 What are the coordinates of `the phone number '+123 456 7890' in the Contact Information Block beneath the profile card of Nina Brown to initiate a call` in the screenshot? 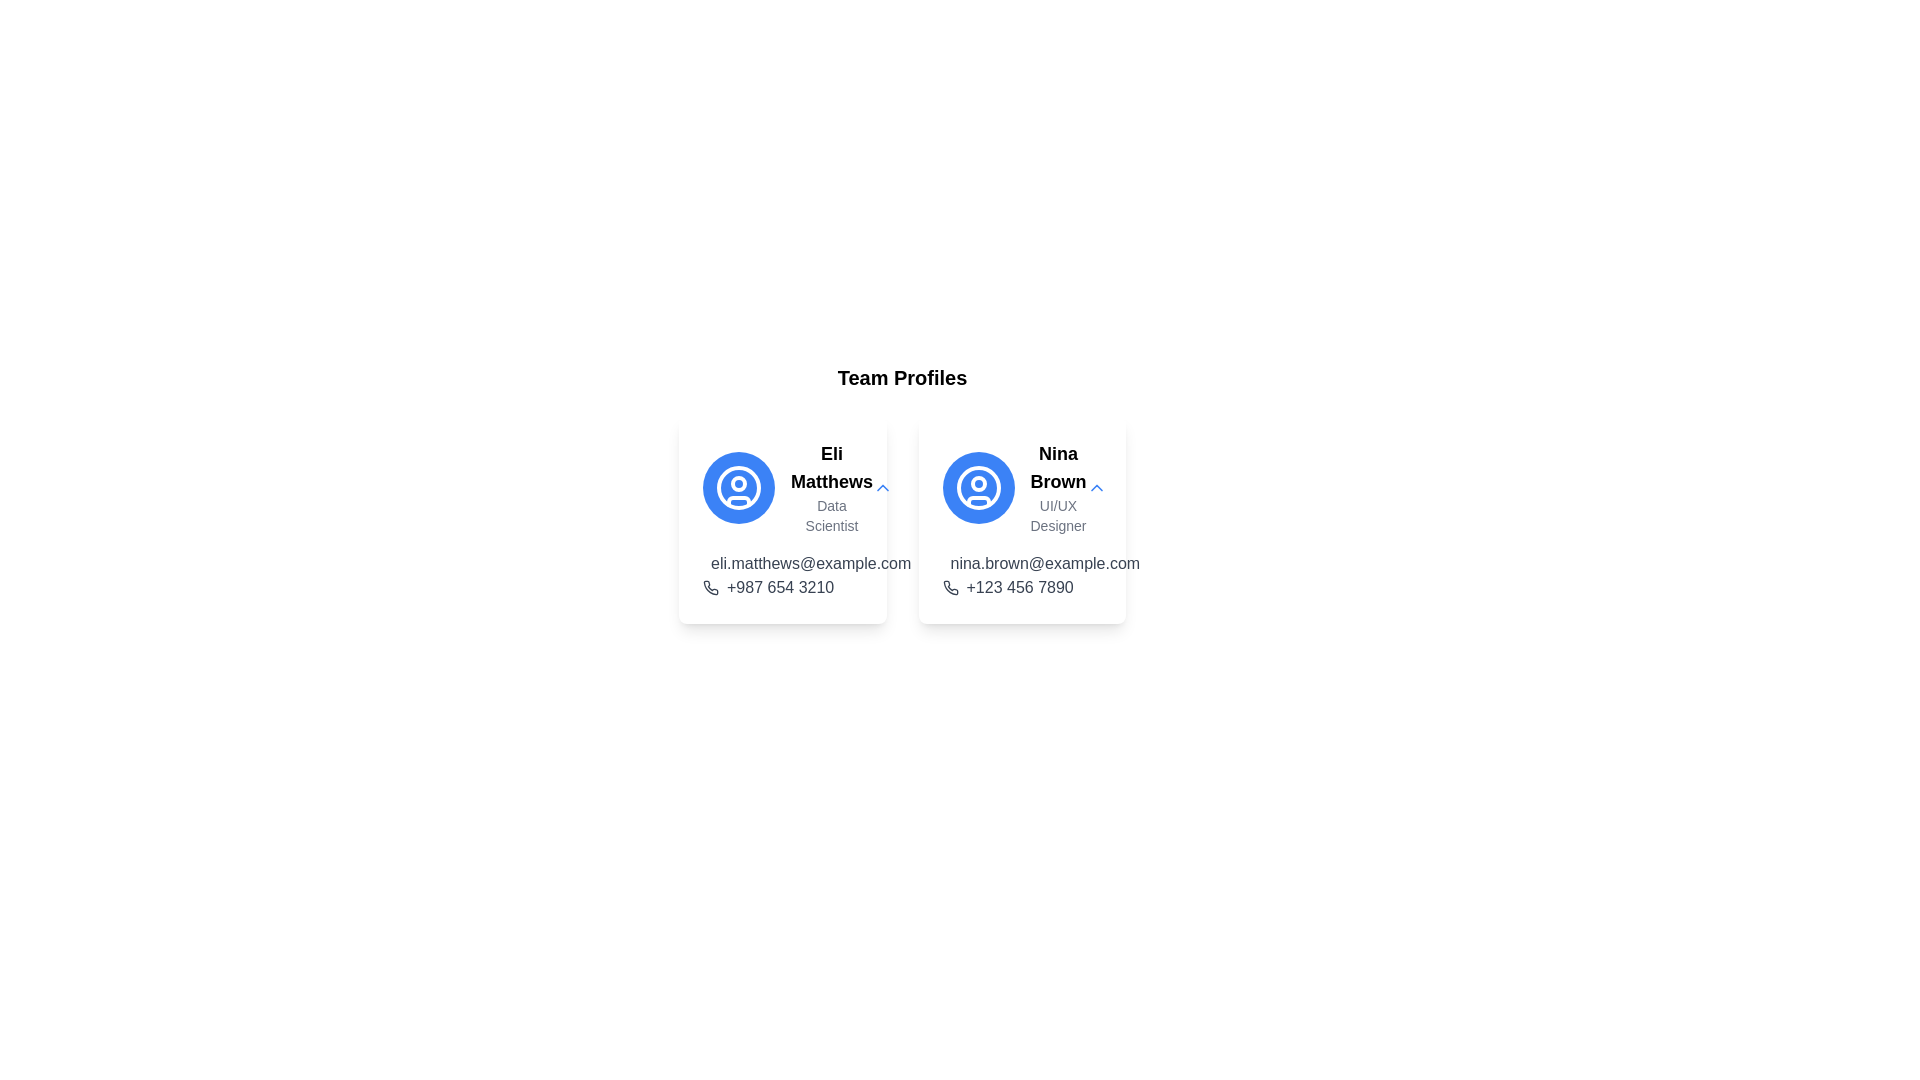 It's located at (1022, 575).